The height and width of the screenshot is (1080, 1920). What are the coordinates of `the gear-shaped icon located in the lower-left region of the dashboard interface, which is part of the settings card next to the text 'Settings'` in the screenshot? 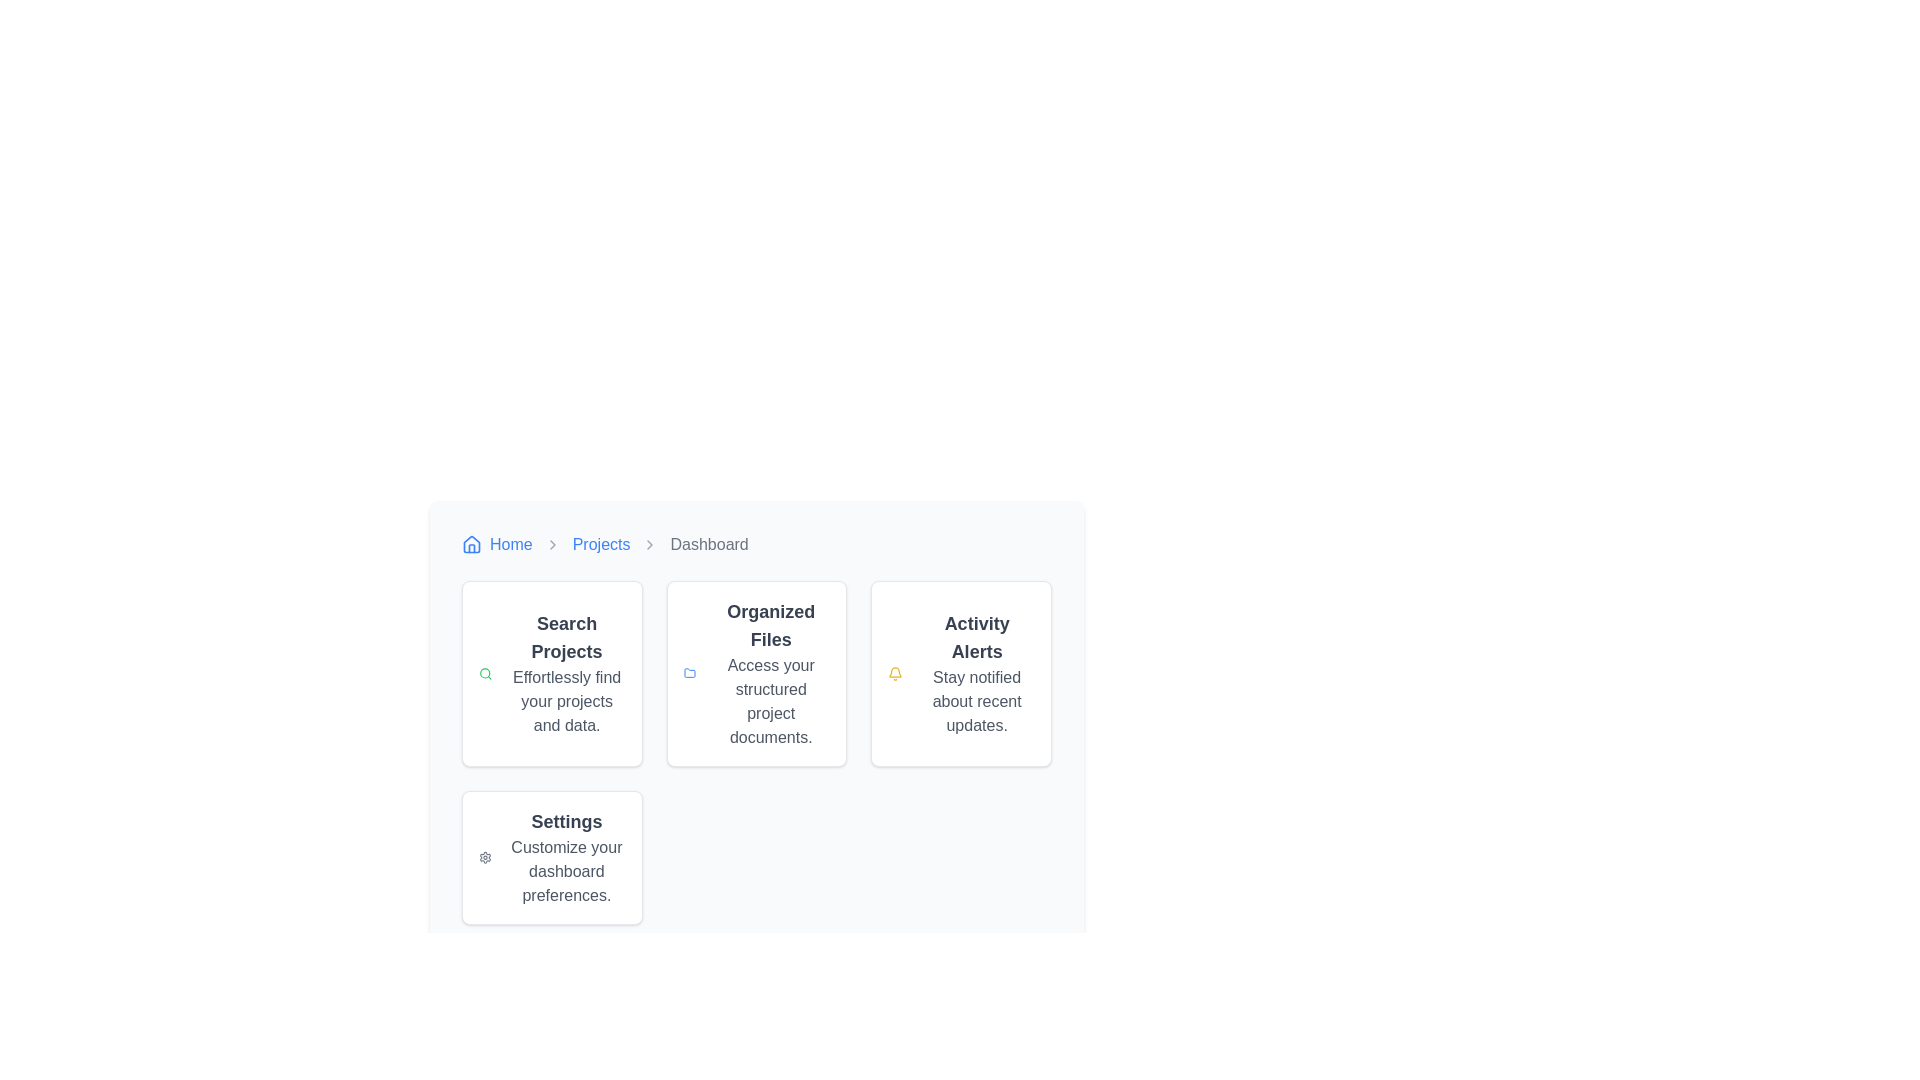 It's located at (485, 856).